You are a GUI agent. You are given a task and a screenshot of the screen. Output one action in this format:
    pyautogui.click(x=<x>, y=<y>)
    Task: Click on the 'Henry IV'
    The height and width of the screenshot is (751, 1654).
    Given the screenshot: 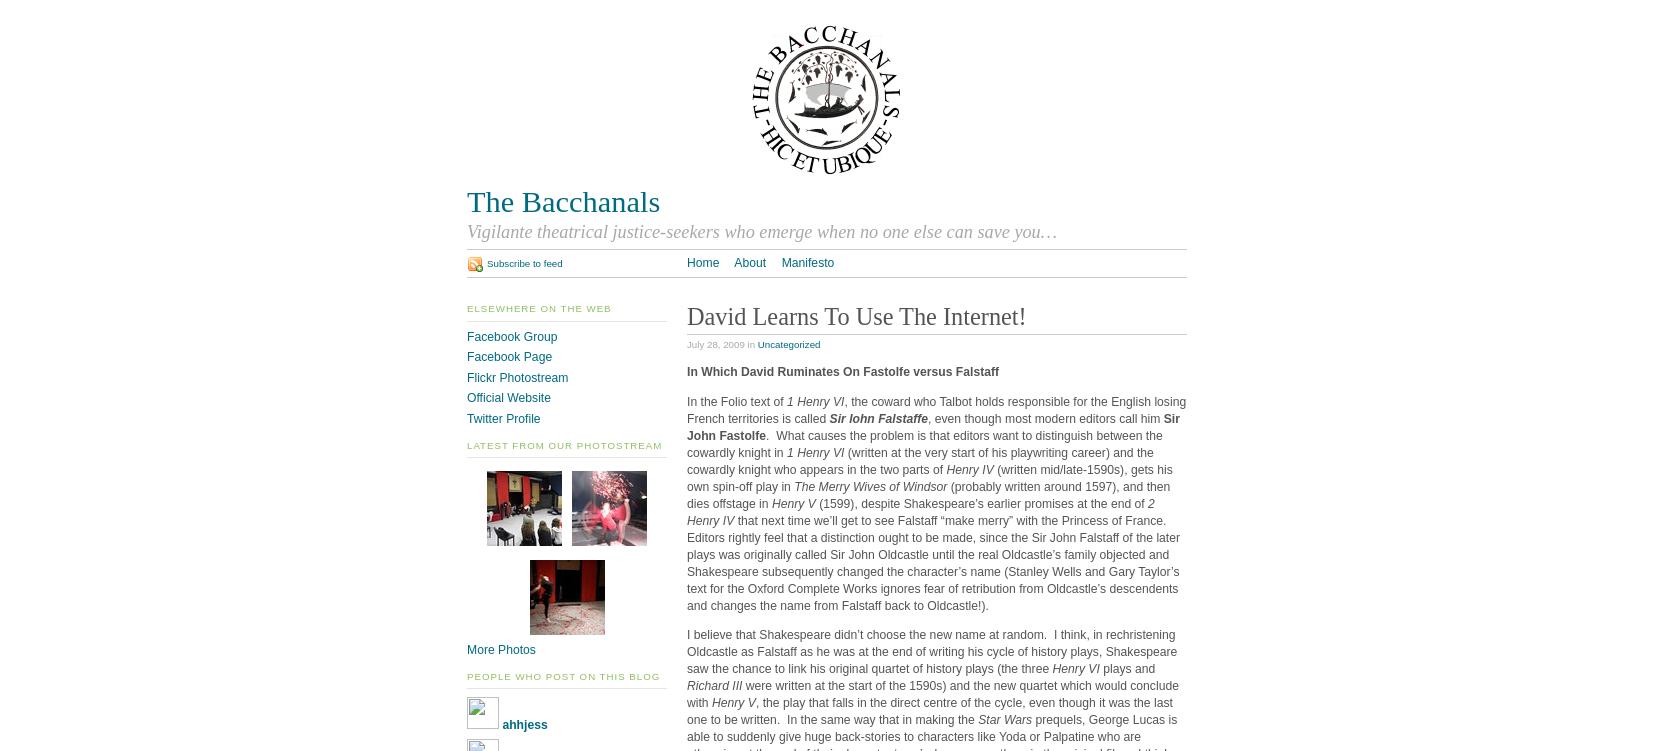 What is the action you would take?
    pyautogui.click(x=970, y=468)
    